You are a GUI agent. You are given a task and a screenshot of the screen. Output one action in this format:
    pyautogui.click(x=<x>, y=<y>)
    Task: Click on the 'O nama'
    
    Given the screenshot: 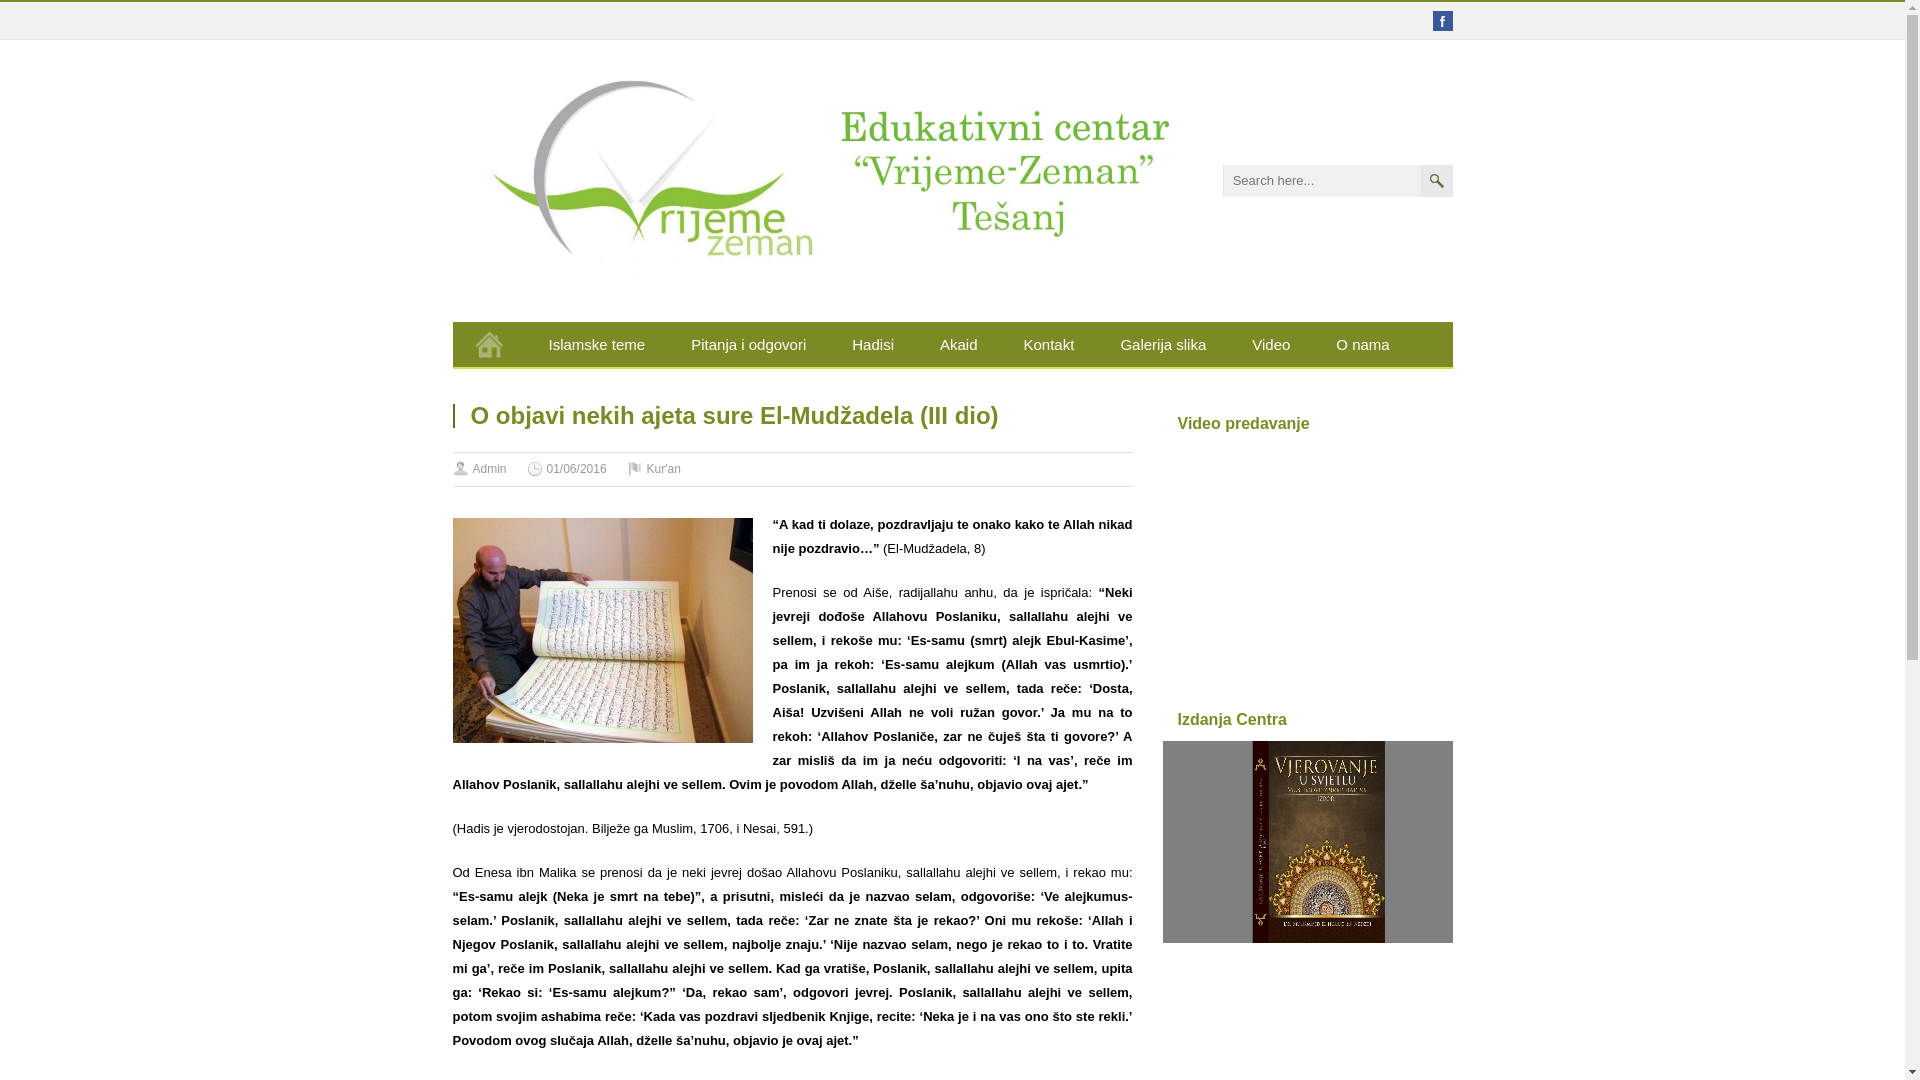 What is the action you would take?
    pyautogui.click(x=1313, y=343)
    